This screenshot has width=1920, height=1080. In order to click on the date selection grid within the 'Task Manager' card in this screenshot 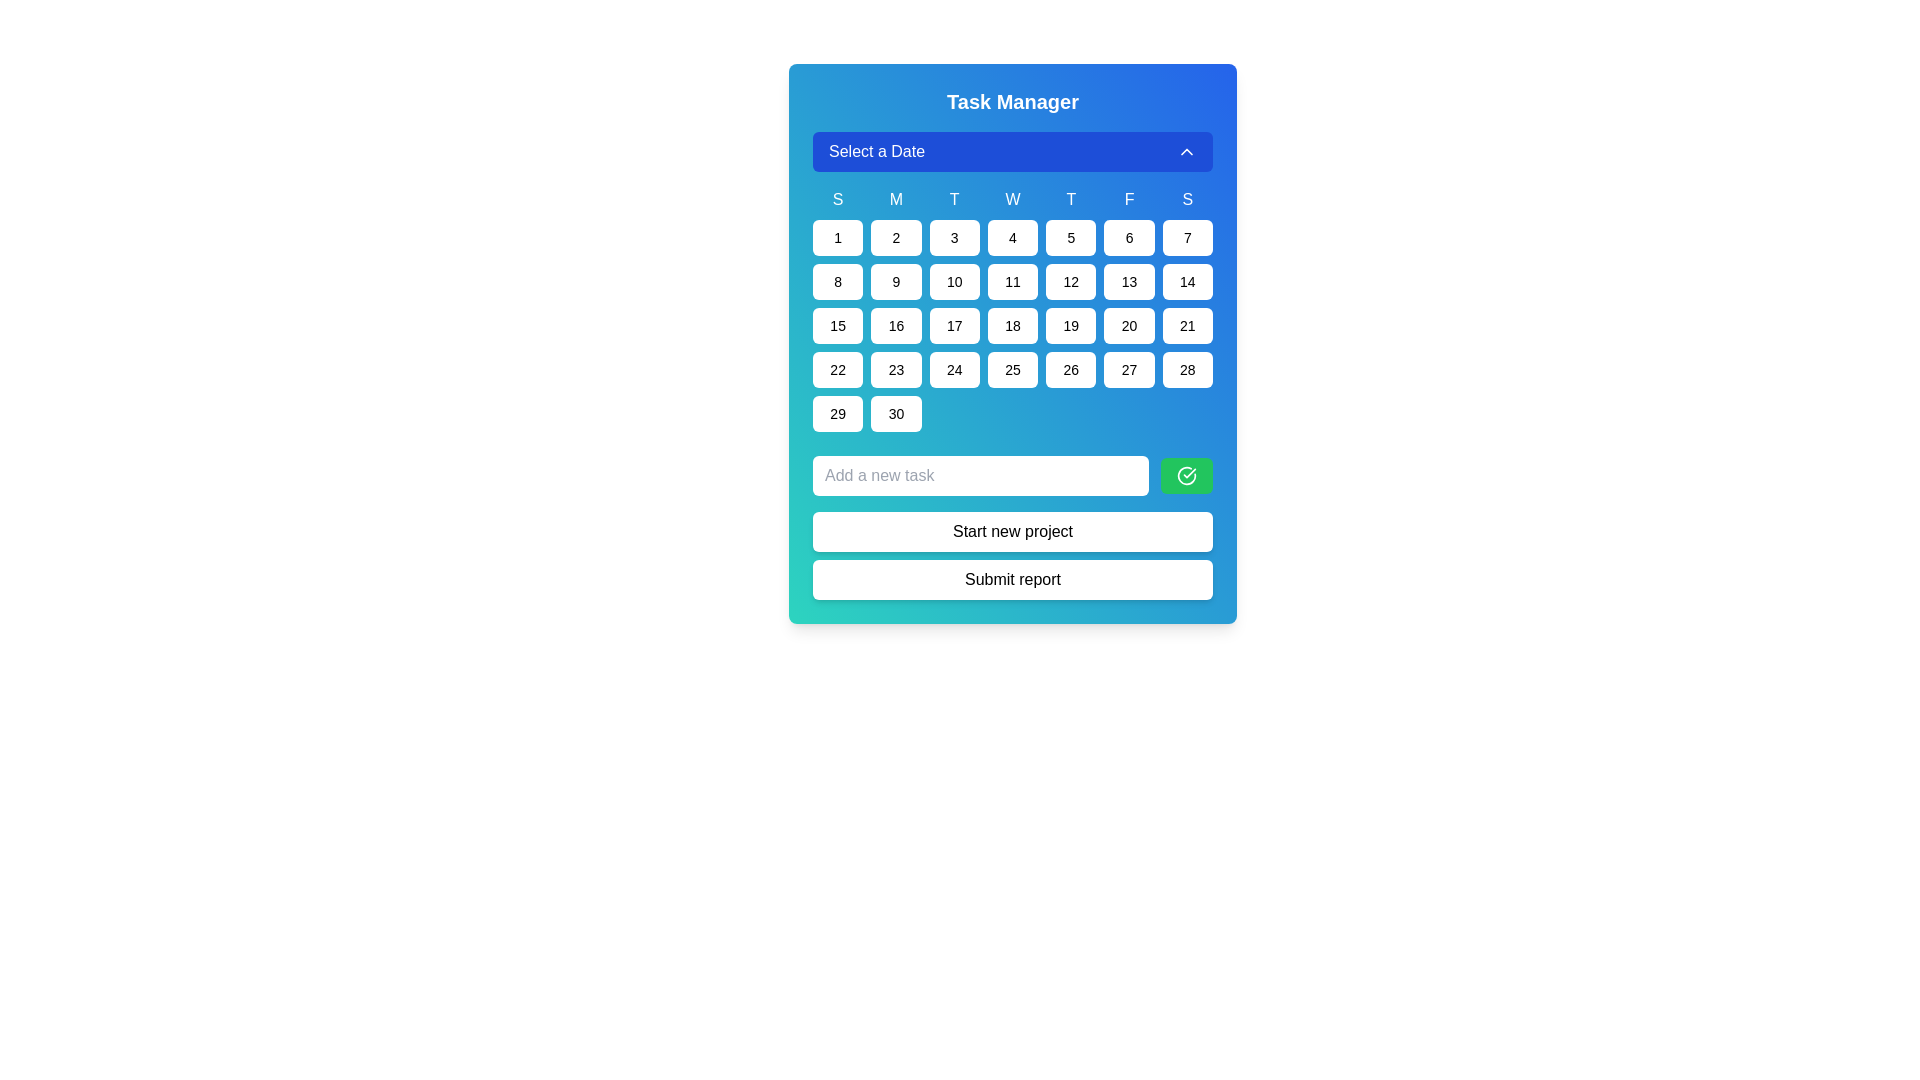, I will do `click(1012, 281)`.